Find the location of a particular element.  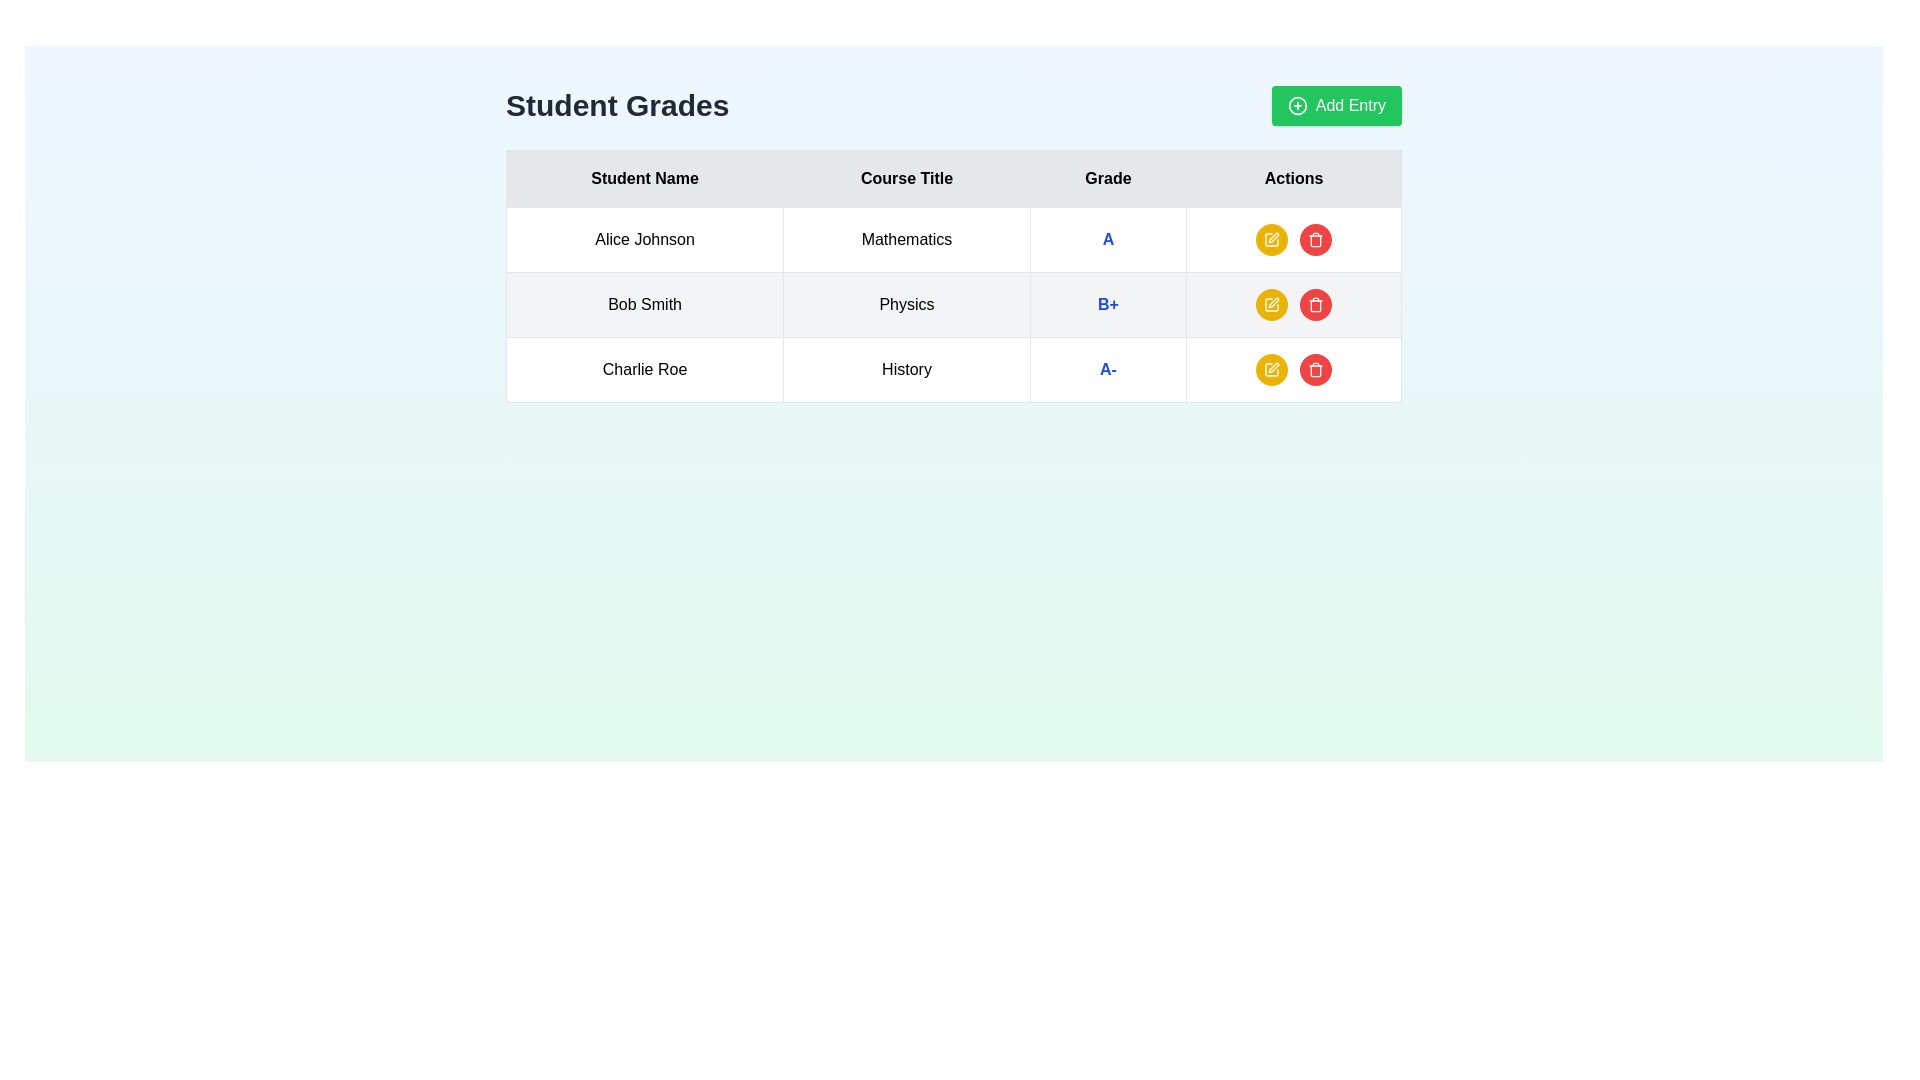

the edit button located in the 'Actions' column of the first row in the student grades table is located at coordinates (1271, 238).